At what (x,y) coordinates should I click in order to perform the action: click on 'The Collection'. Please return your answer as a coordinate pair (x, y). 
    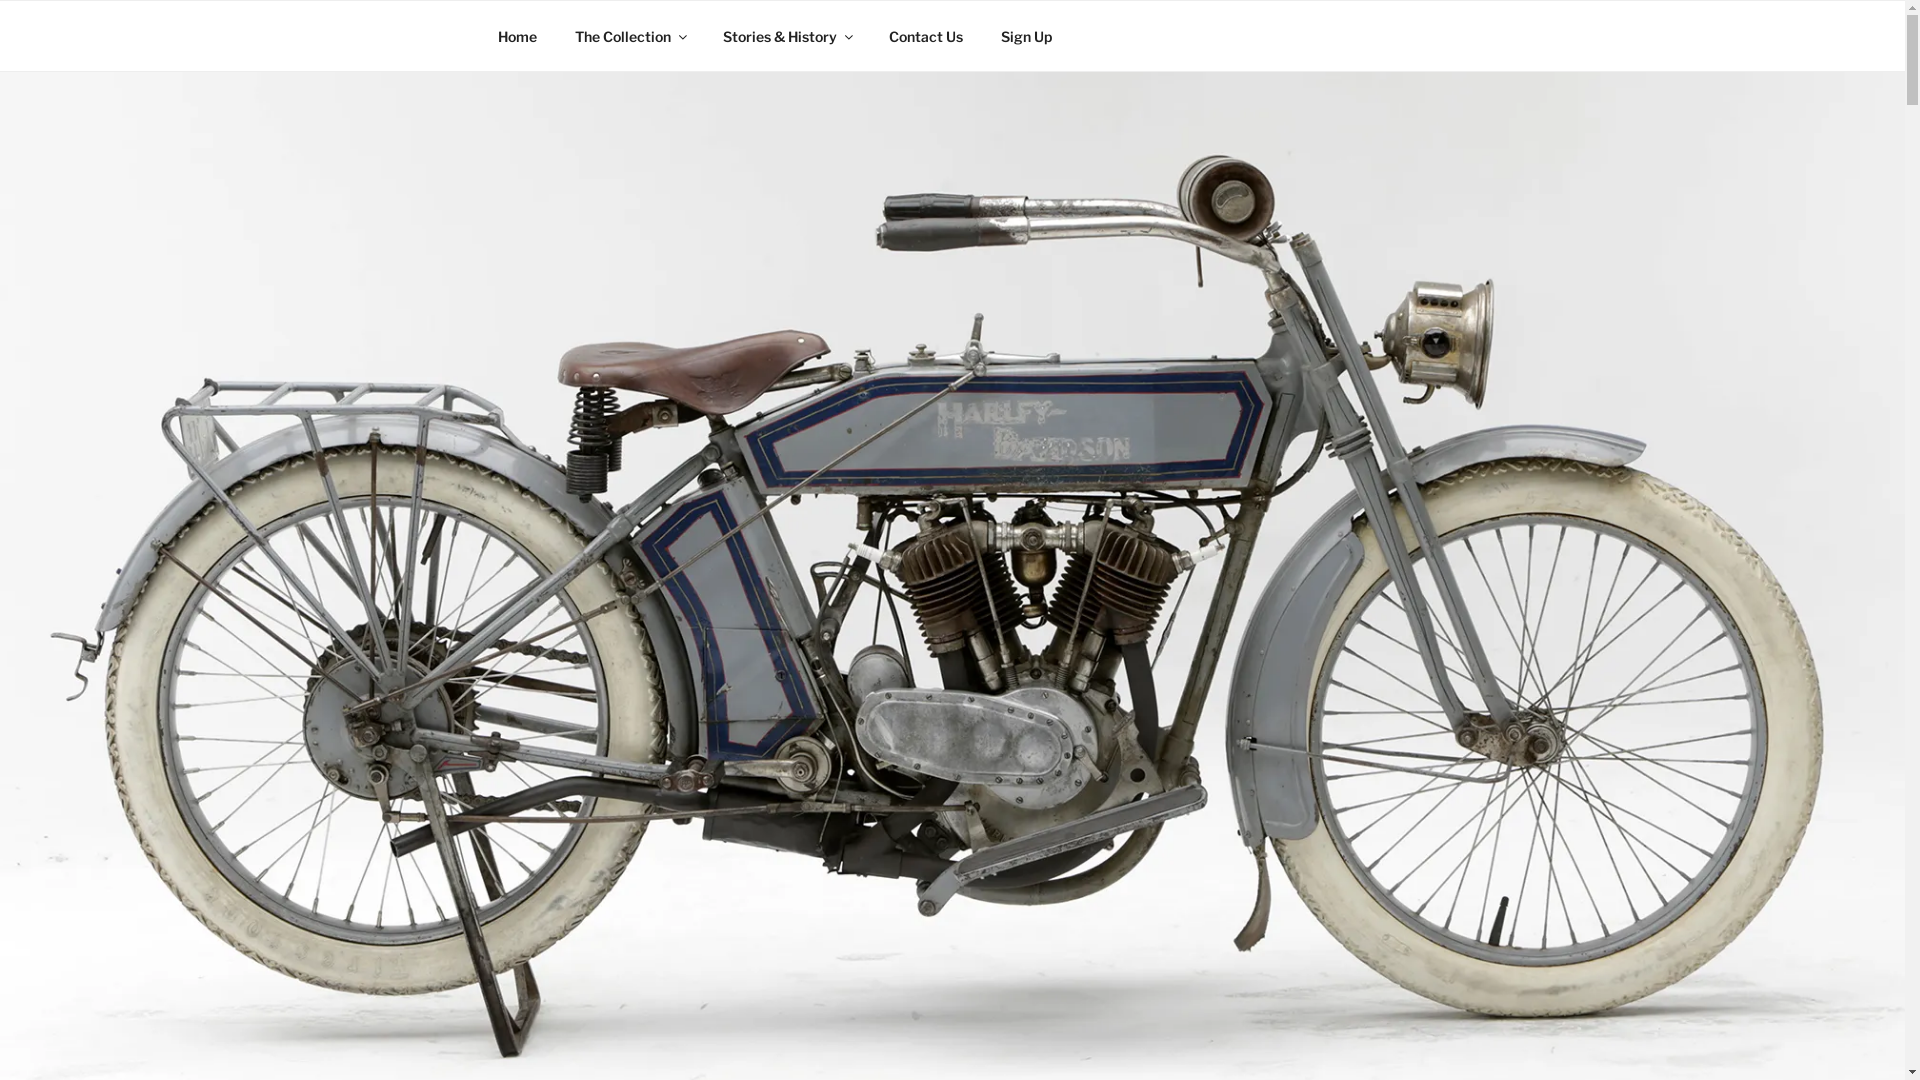
    Looking at the image, I should click on (629, 36).